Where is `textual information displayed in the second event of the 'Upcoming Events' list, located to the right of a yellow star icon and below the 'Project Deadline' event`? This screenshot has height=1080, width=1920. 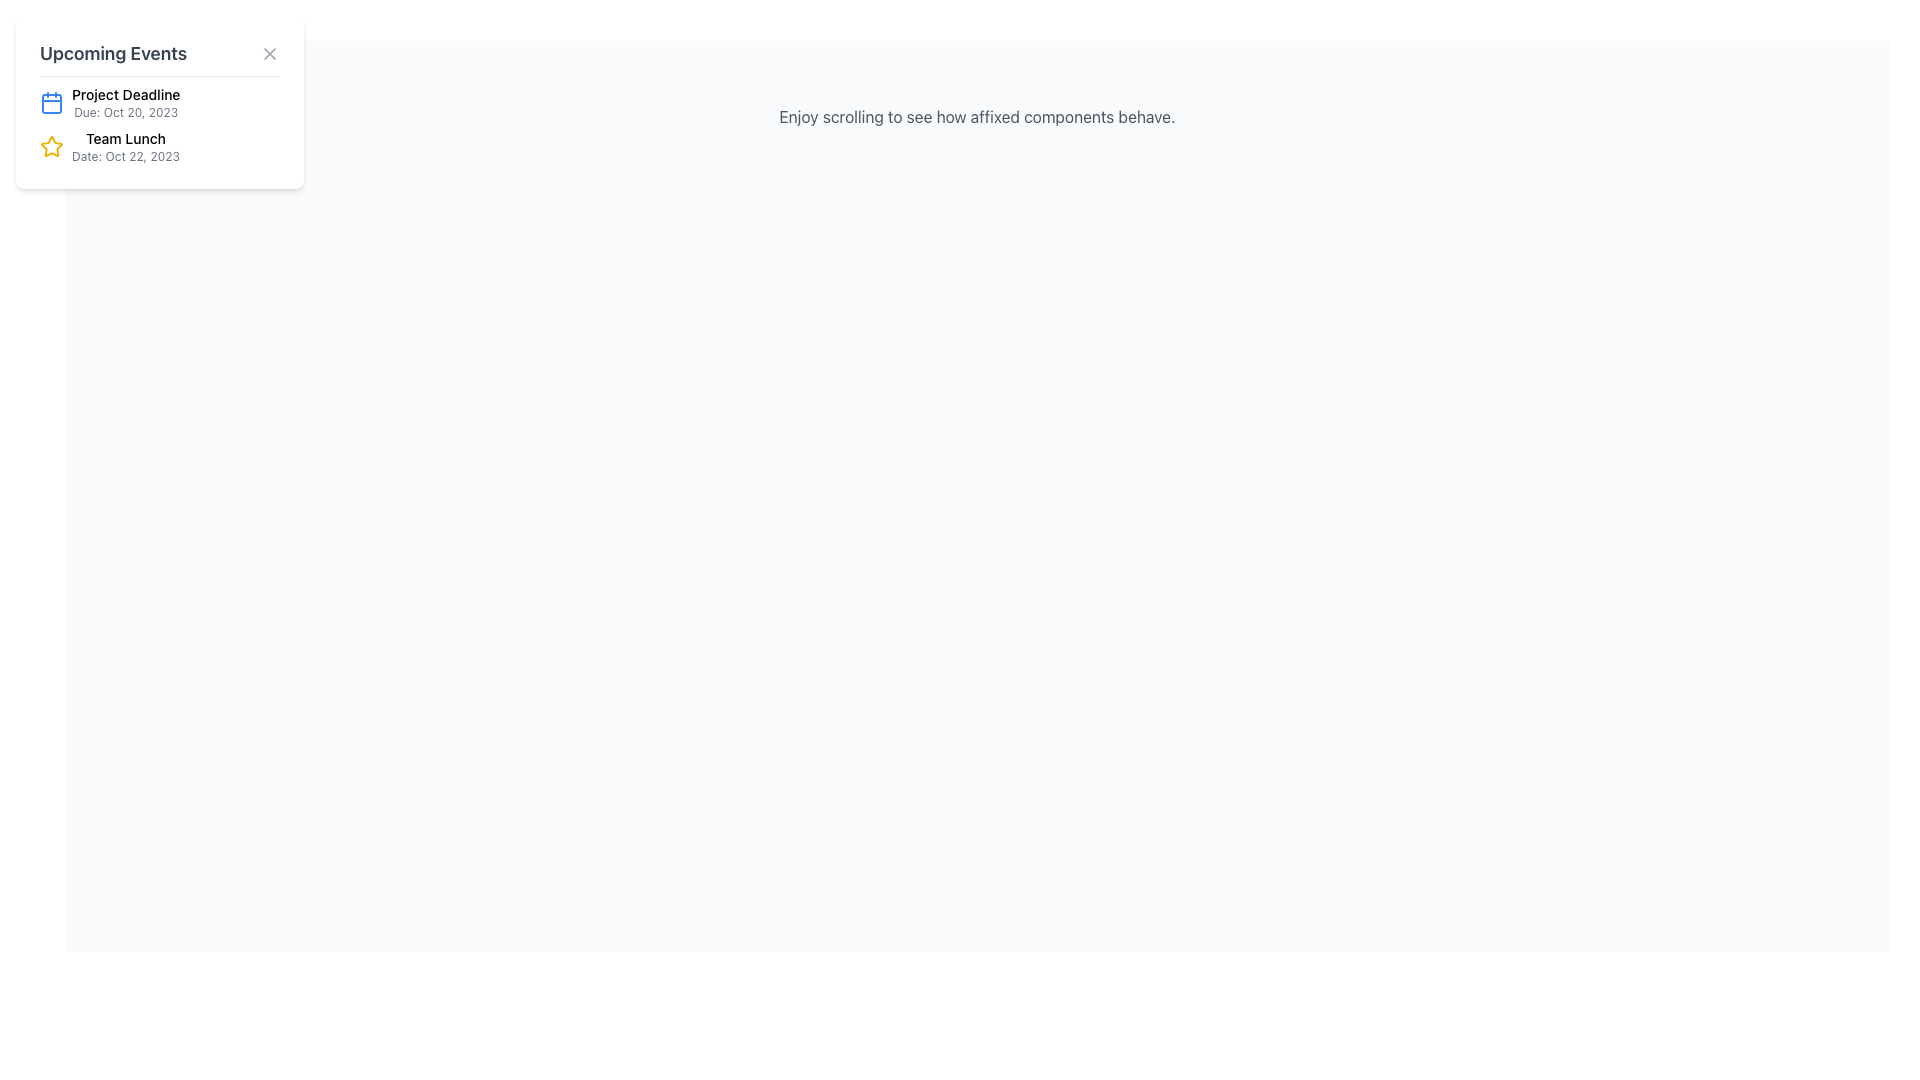 textual information displayed in the second event of the 'Upcoming Events' list, located to the right of a yellow star icon and below the 'Project Deadline' event is located at coordinates (124, 145).